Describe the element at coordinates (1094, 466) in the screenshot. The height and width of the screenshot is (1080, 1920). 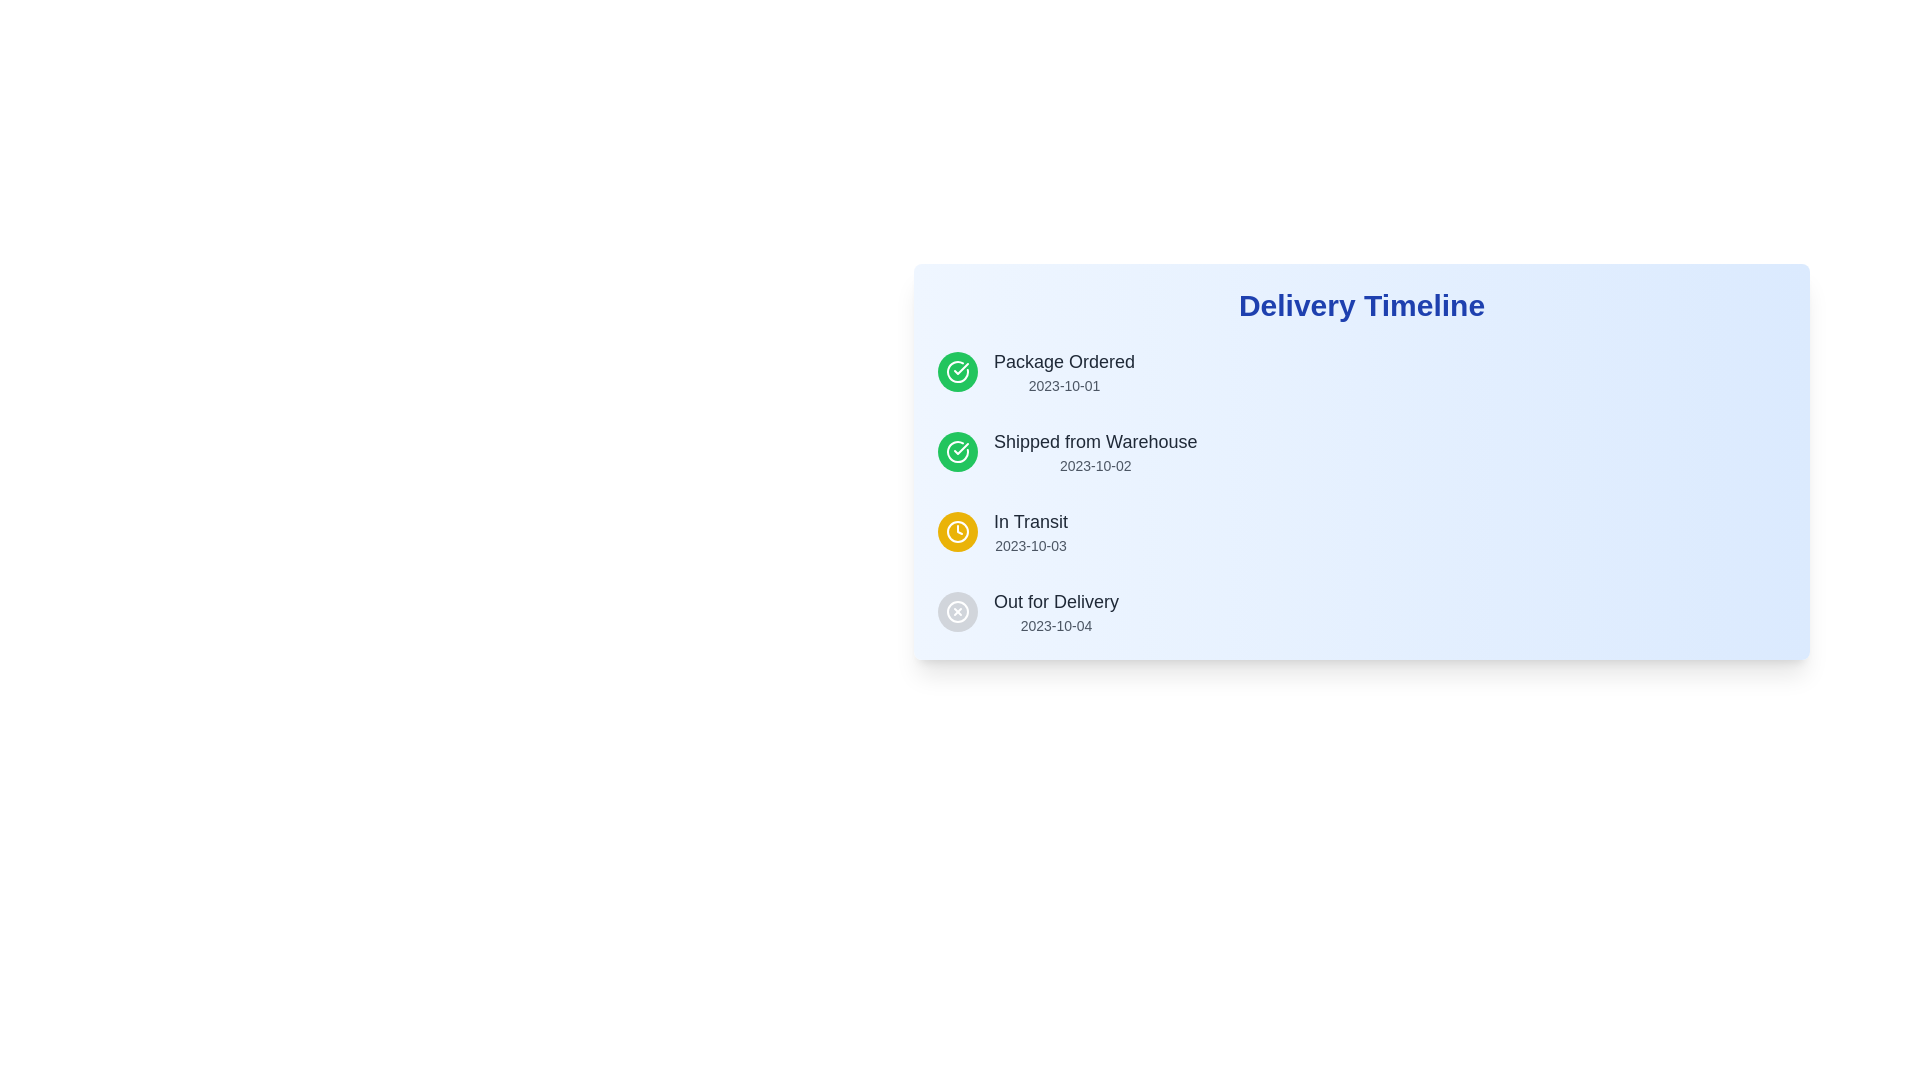
I see `date text label '2023-10-02' located beneath the 'Shipped from Warehouse' label in the timeline` at that location.